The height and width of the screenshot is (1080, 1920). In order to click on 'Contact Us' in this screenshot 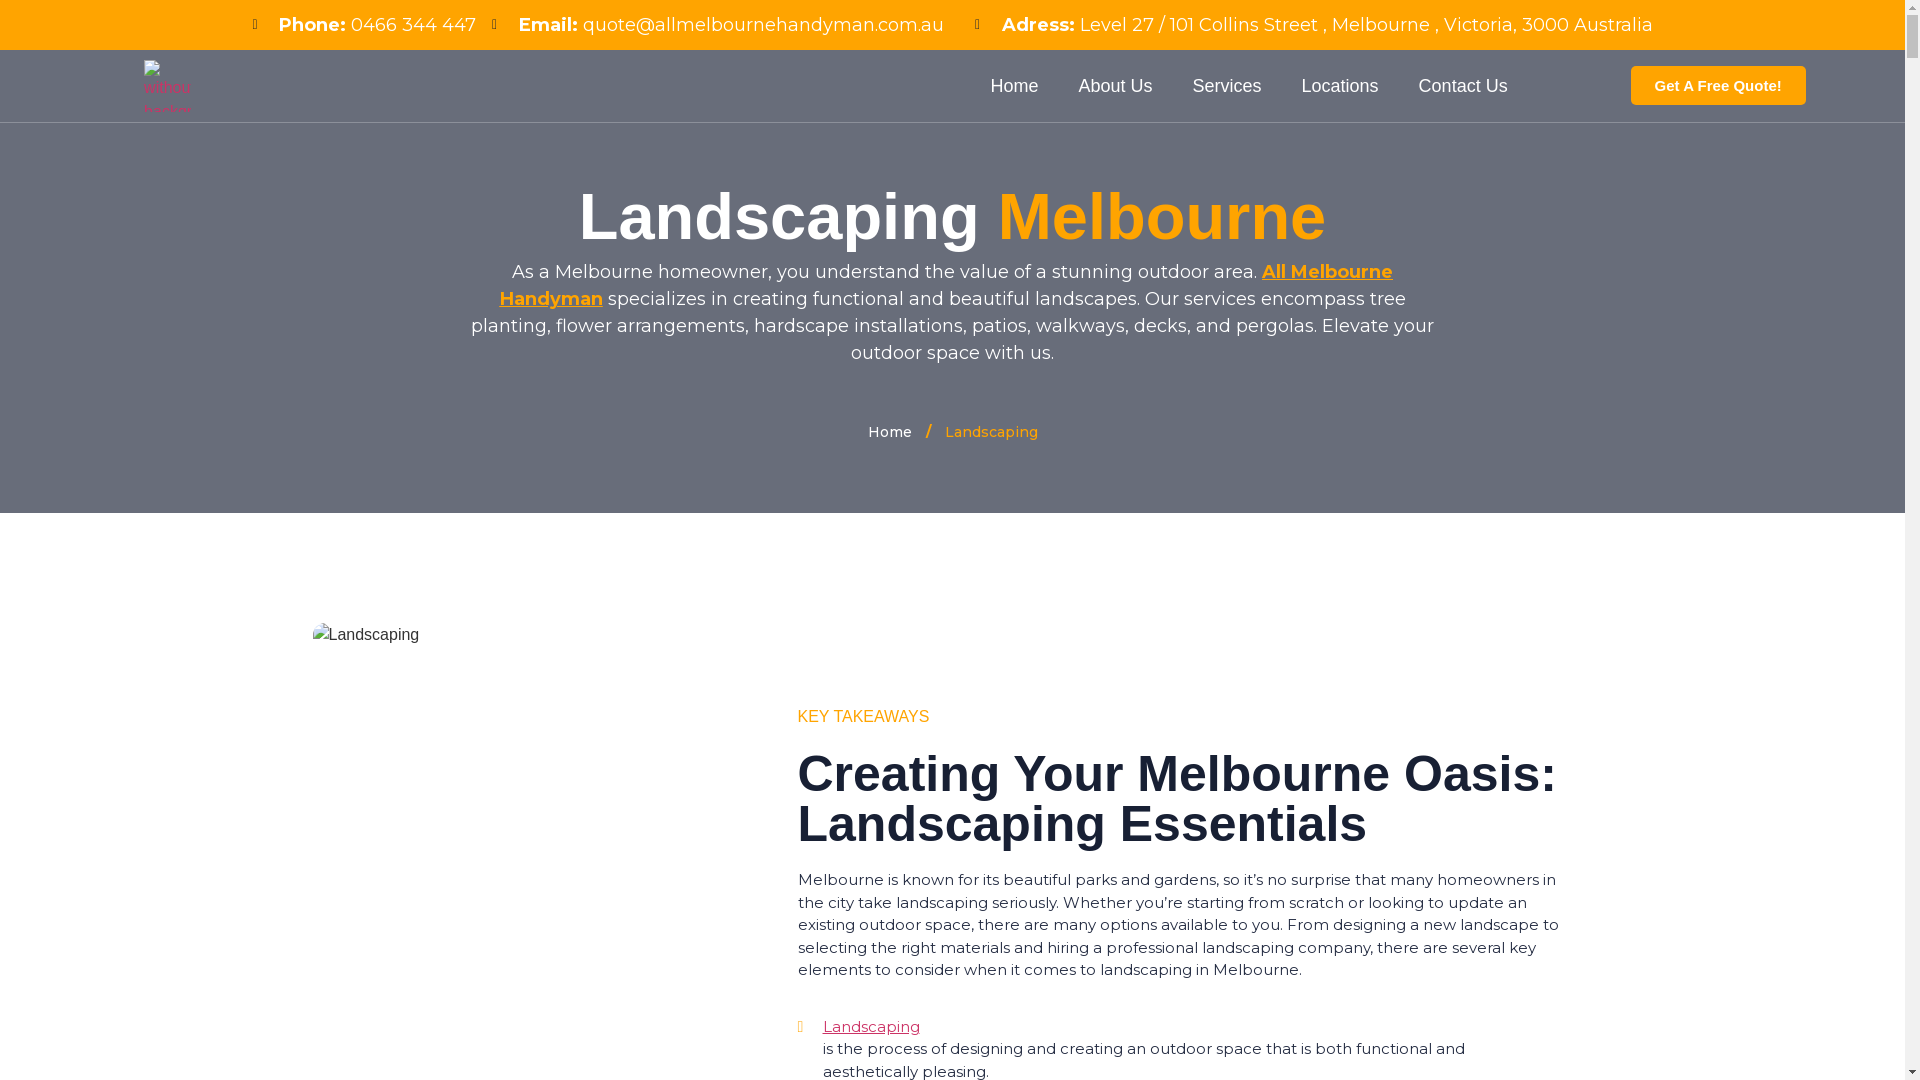, I will do `click(1463, 84)`.